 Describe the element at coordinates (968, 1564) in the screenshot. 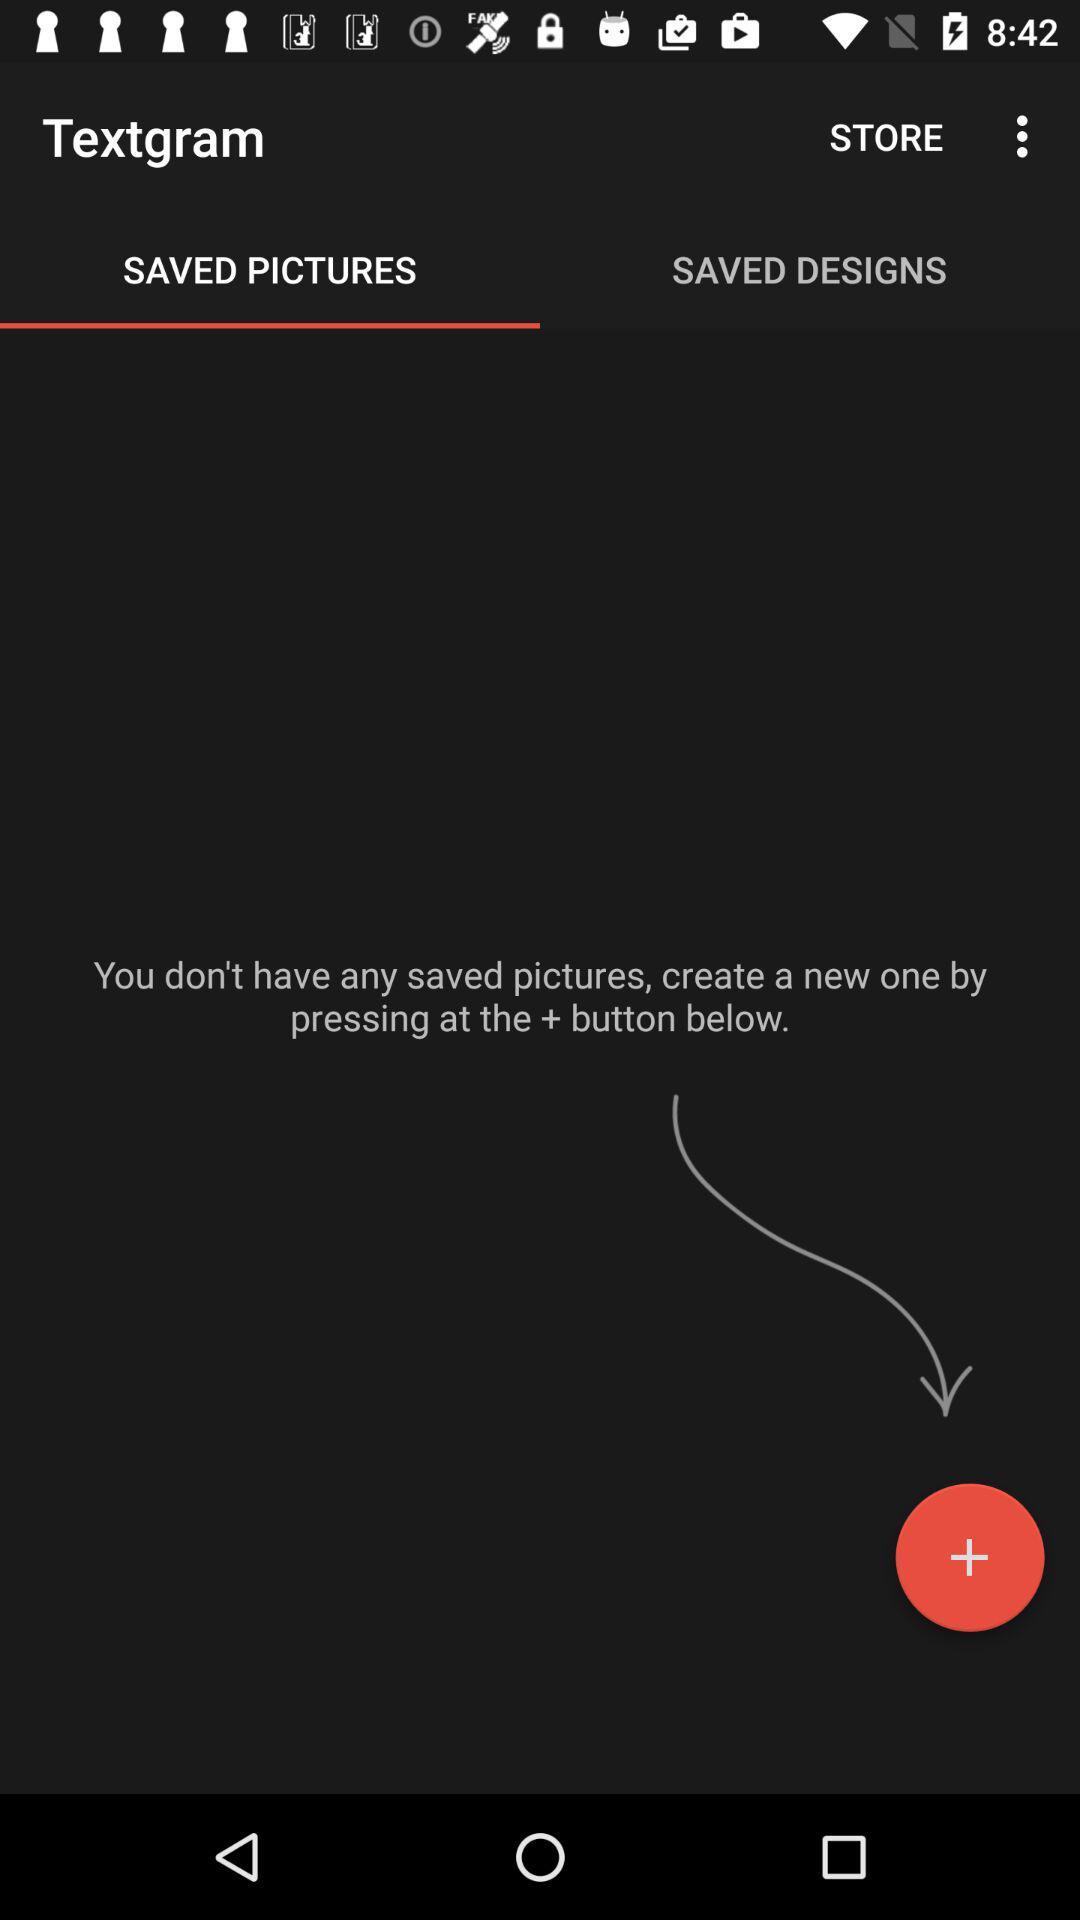

I see `use plus symbol enclosed in a circle to add pictures to your textgram` at that location.